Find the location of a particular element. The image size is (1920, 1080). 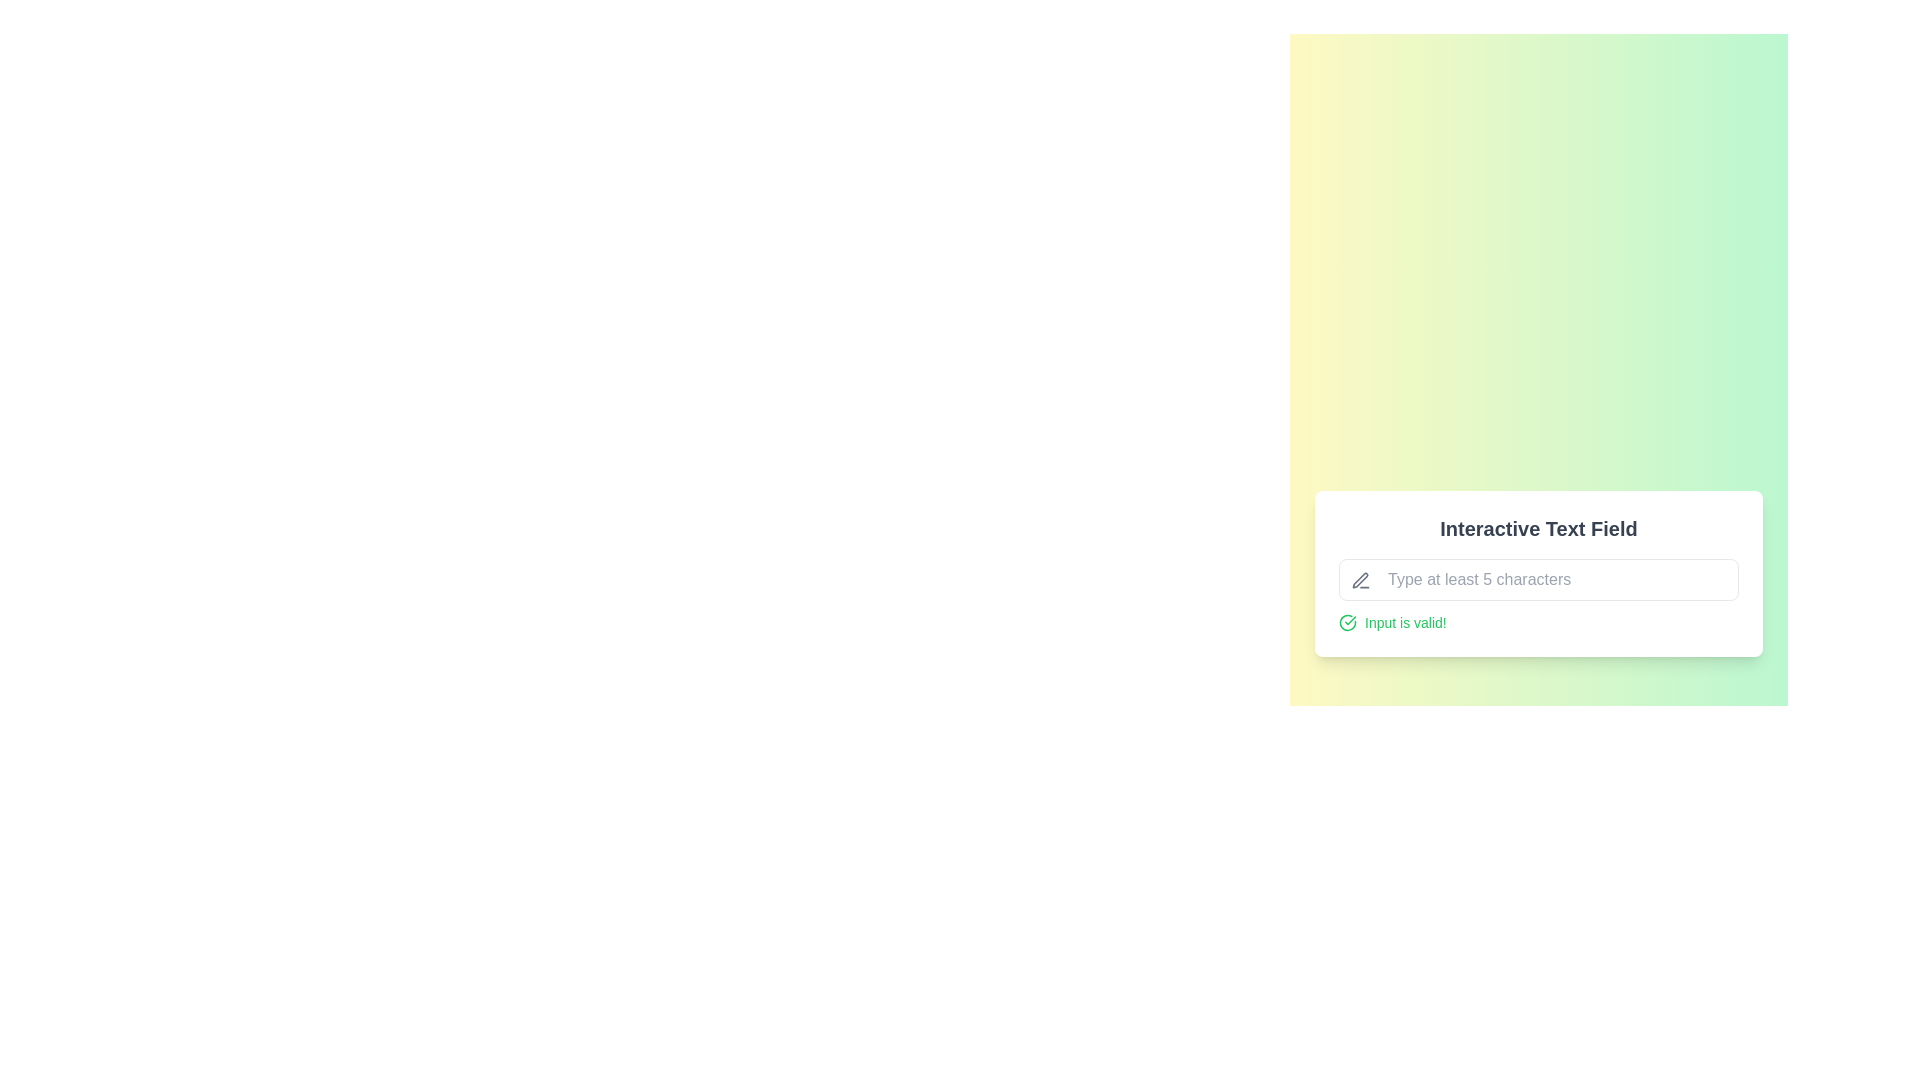

the Text Input Field located below the 'Interactive Text Field' heading, which allows users to input text and has a placeholder indicating a minimum required input length of 5 characters is located at coordinates (1538, 579).